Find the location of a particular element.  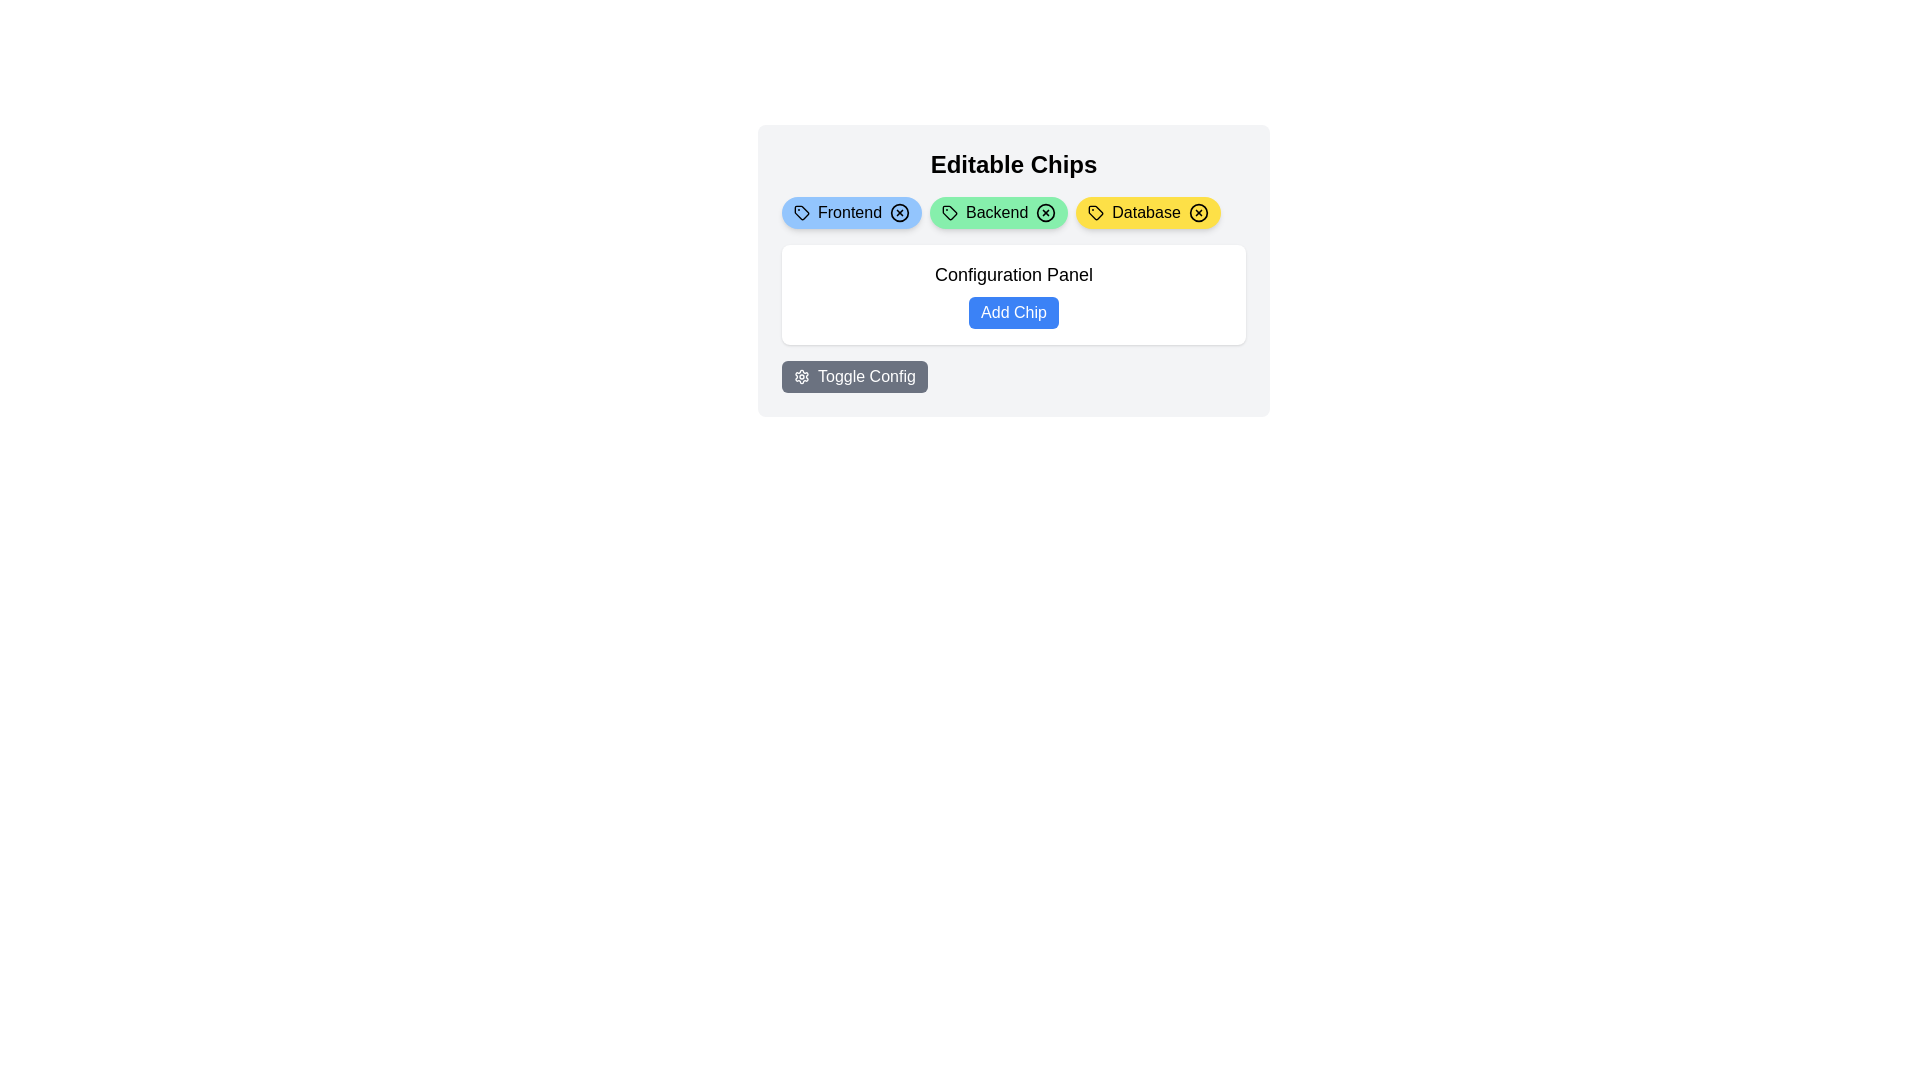

close button of the chip labeled Backend is located at coordinates (1045, 212).